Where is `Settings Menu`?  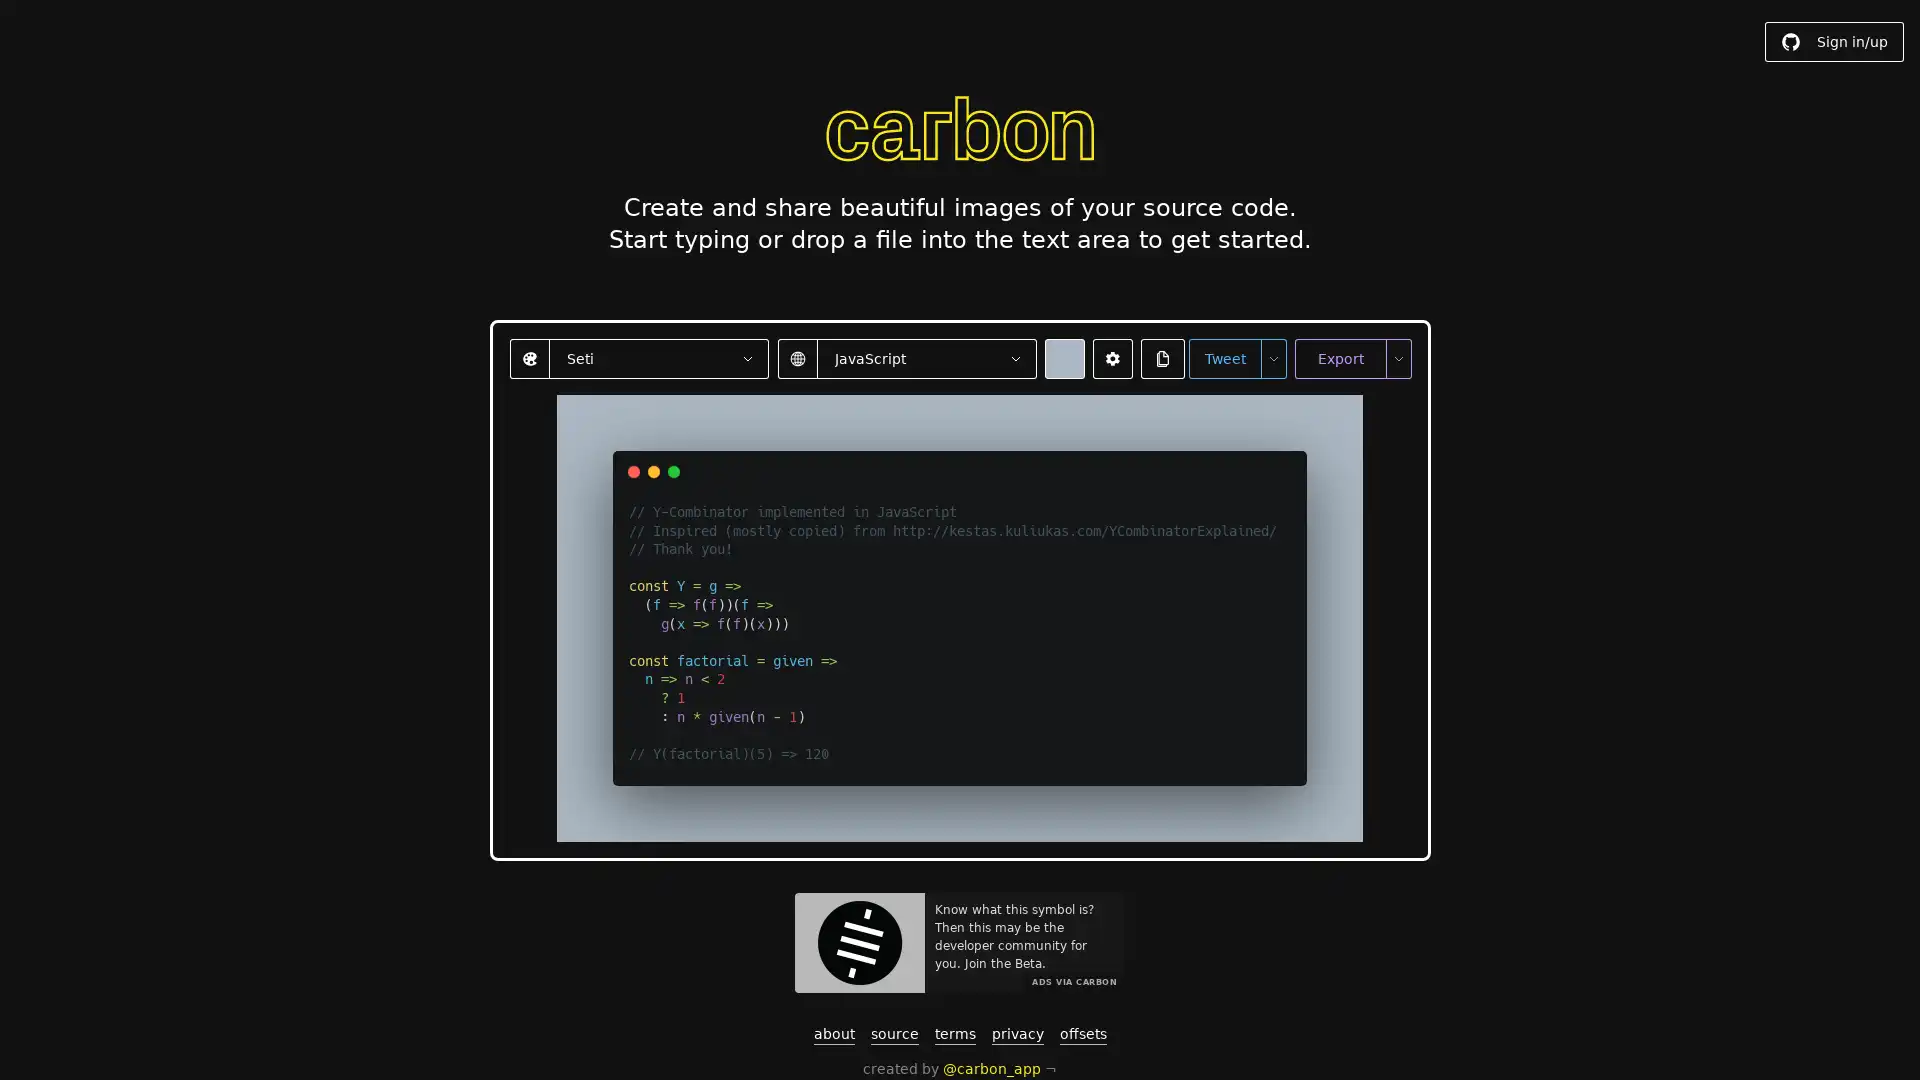
Settings Menu is located at coordinates (1111, 357).